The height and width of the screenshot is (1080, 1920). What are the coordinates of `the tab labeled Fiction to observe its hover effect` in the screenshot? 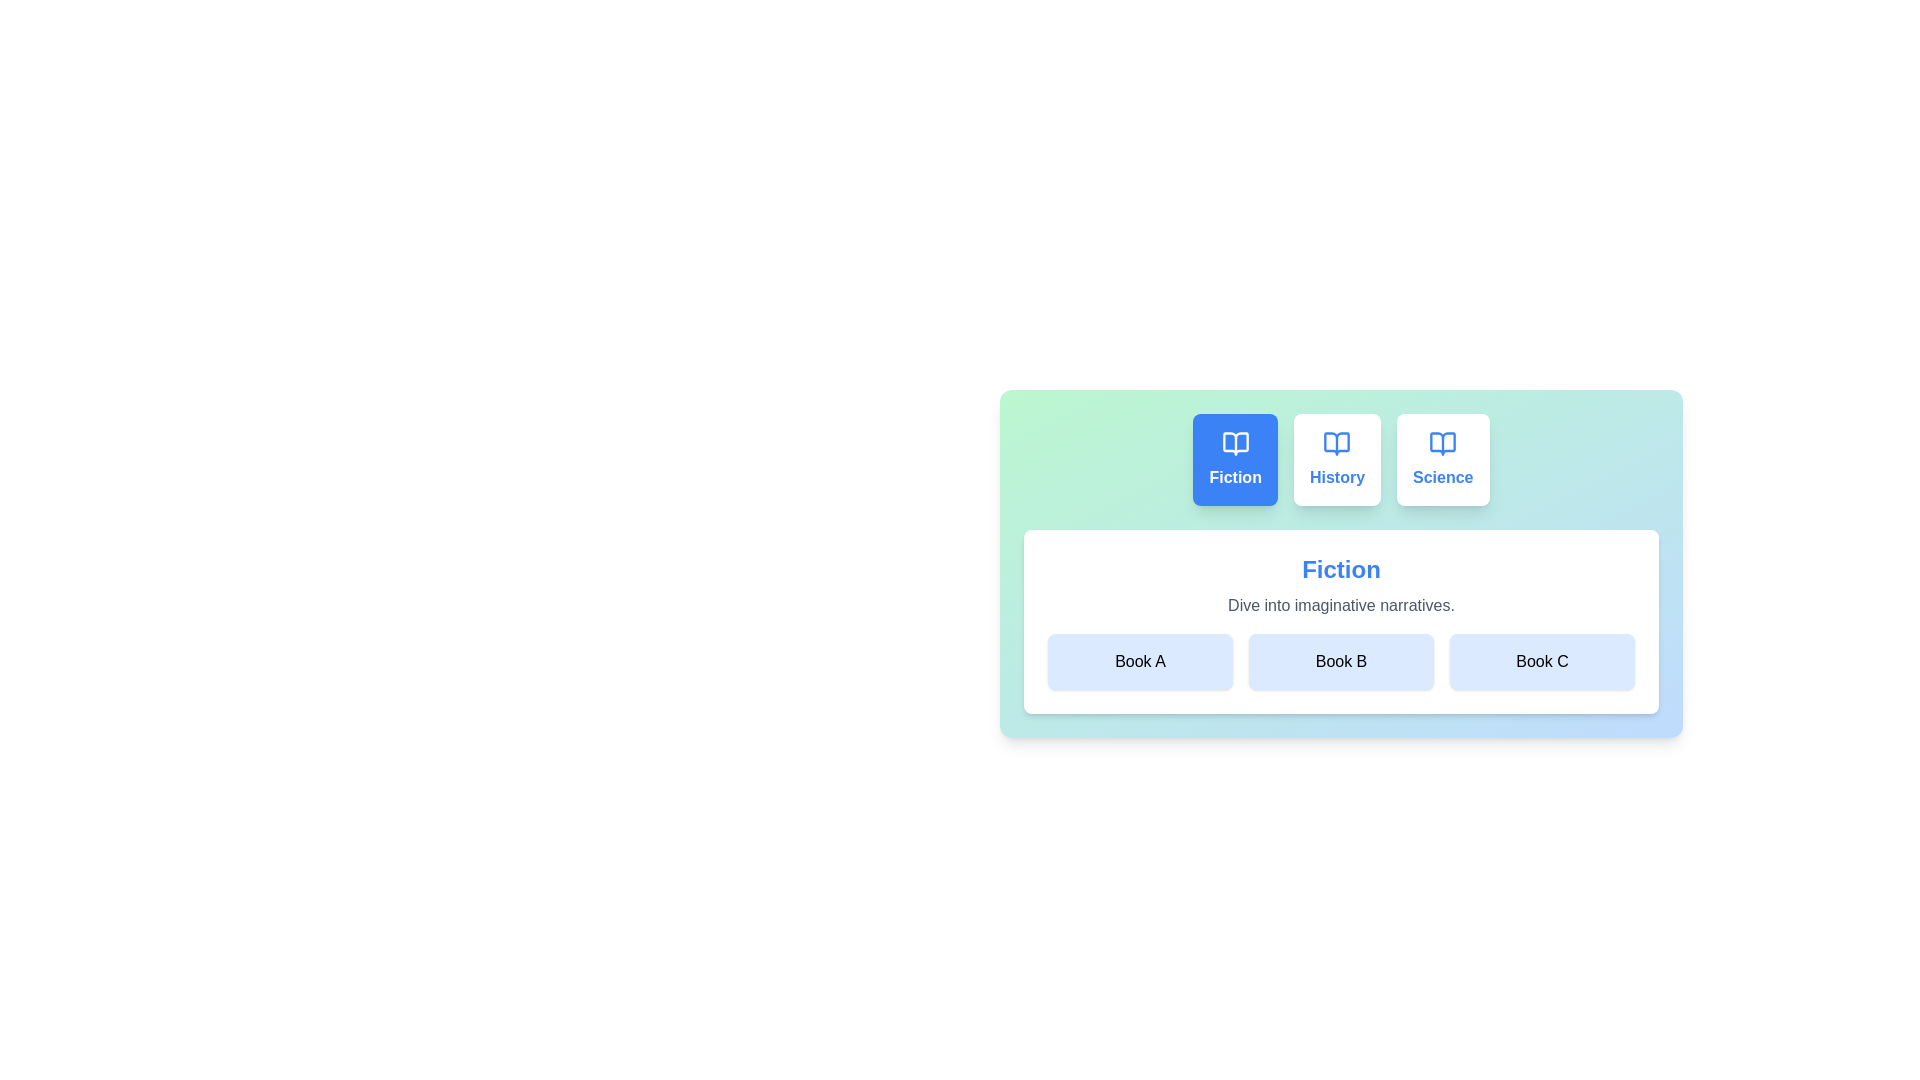 It's located at (1234, 459).